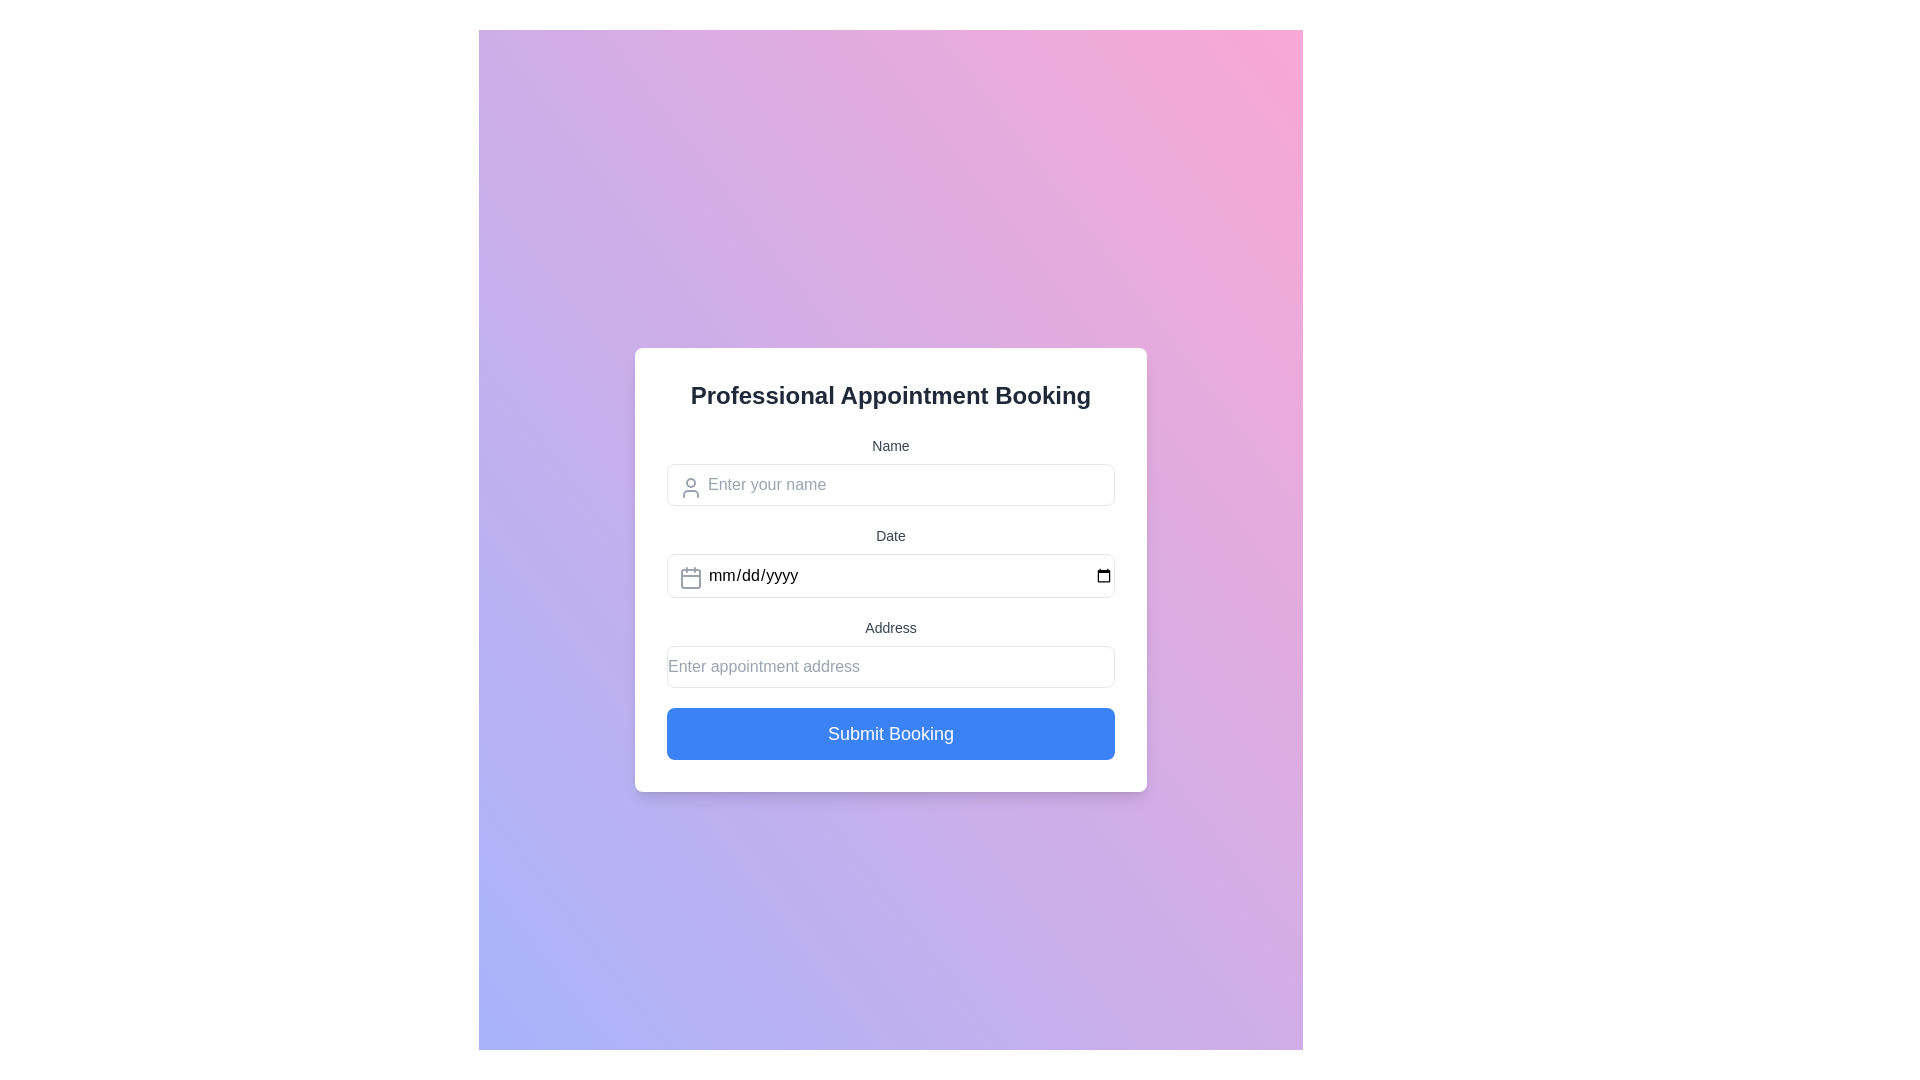  I want to click on the Decorative Icon, which is a gray outline of a user icon positioned at the top-left of the input field for entering a name, so click(691, 488).